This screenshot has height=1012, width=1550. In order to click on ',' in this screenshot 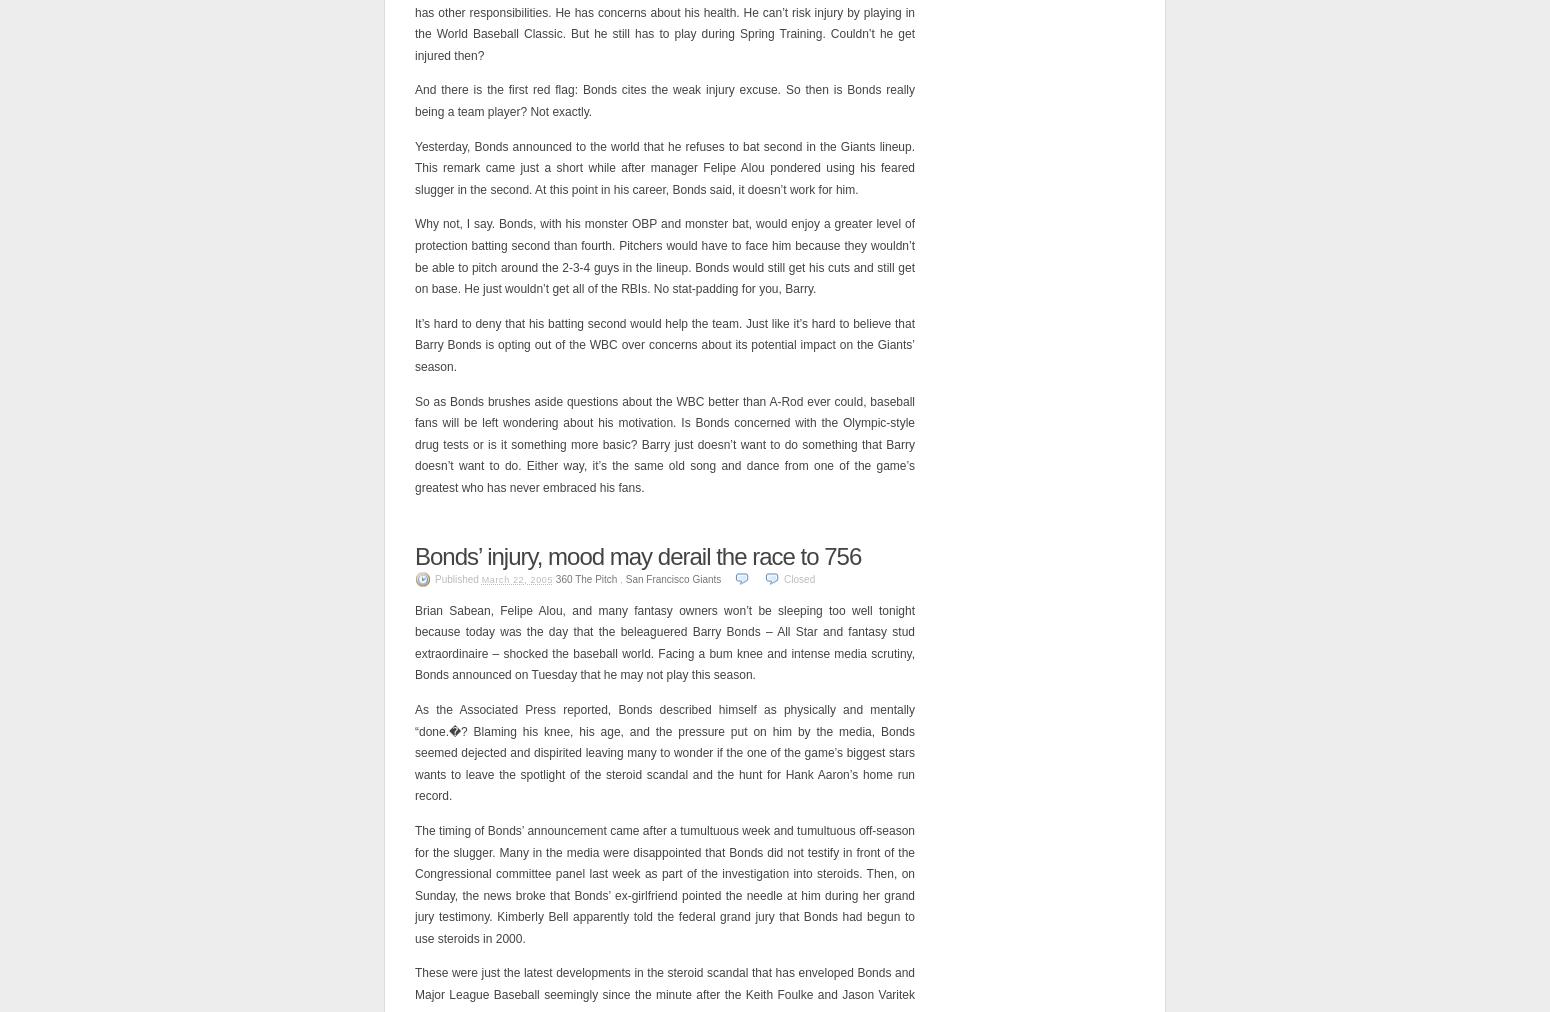, I will do `click(617, 577)`.